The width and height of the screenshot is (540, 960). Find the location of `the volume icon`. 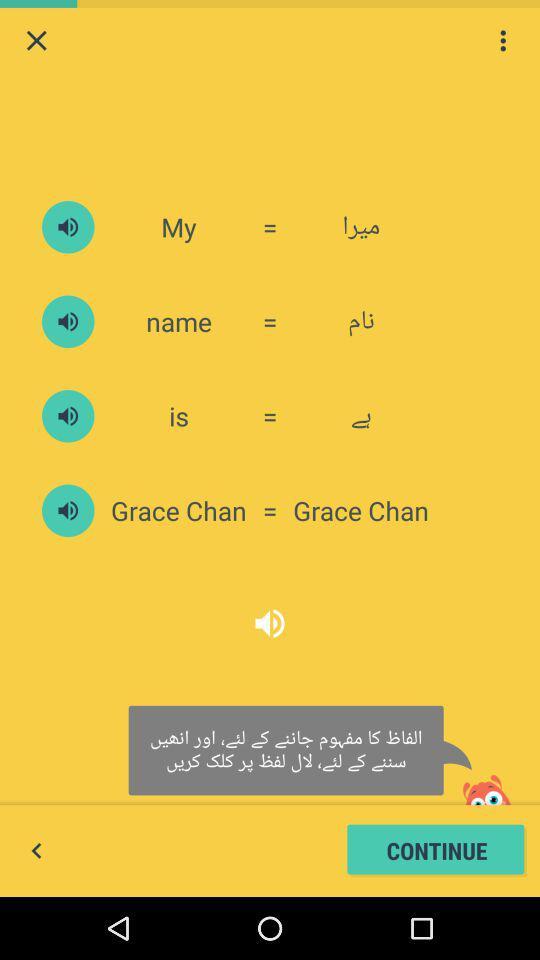

the volume icon is located at coordinates (67, 242).